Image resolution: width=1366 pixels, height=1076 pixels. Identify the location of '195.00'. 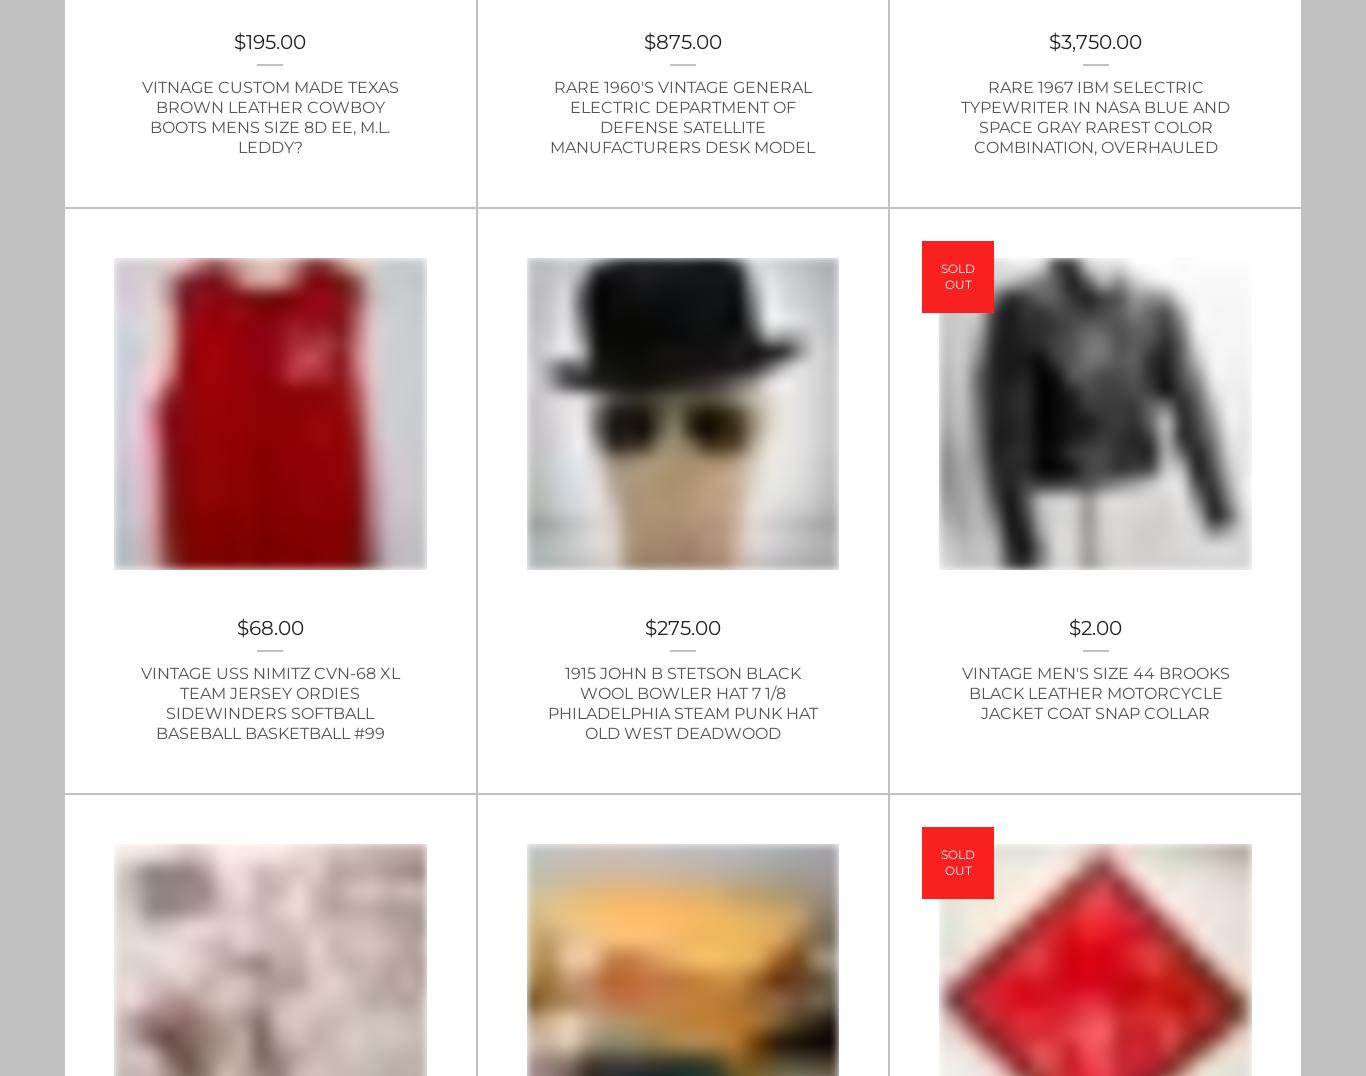
(275, 39).